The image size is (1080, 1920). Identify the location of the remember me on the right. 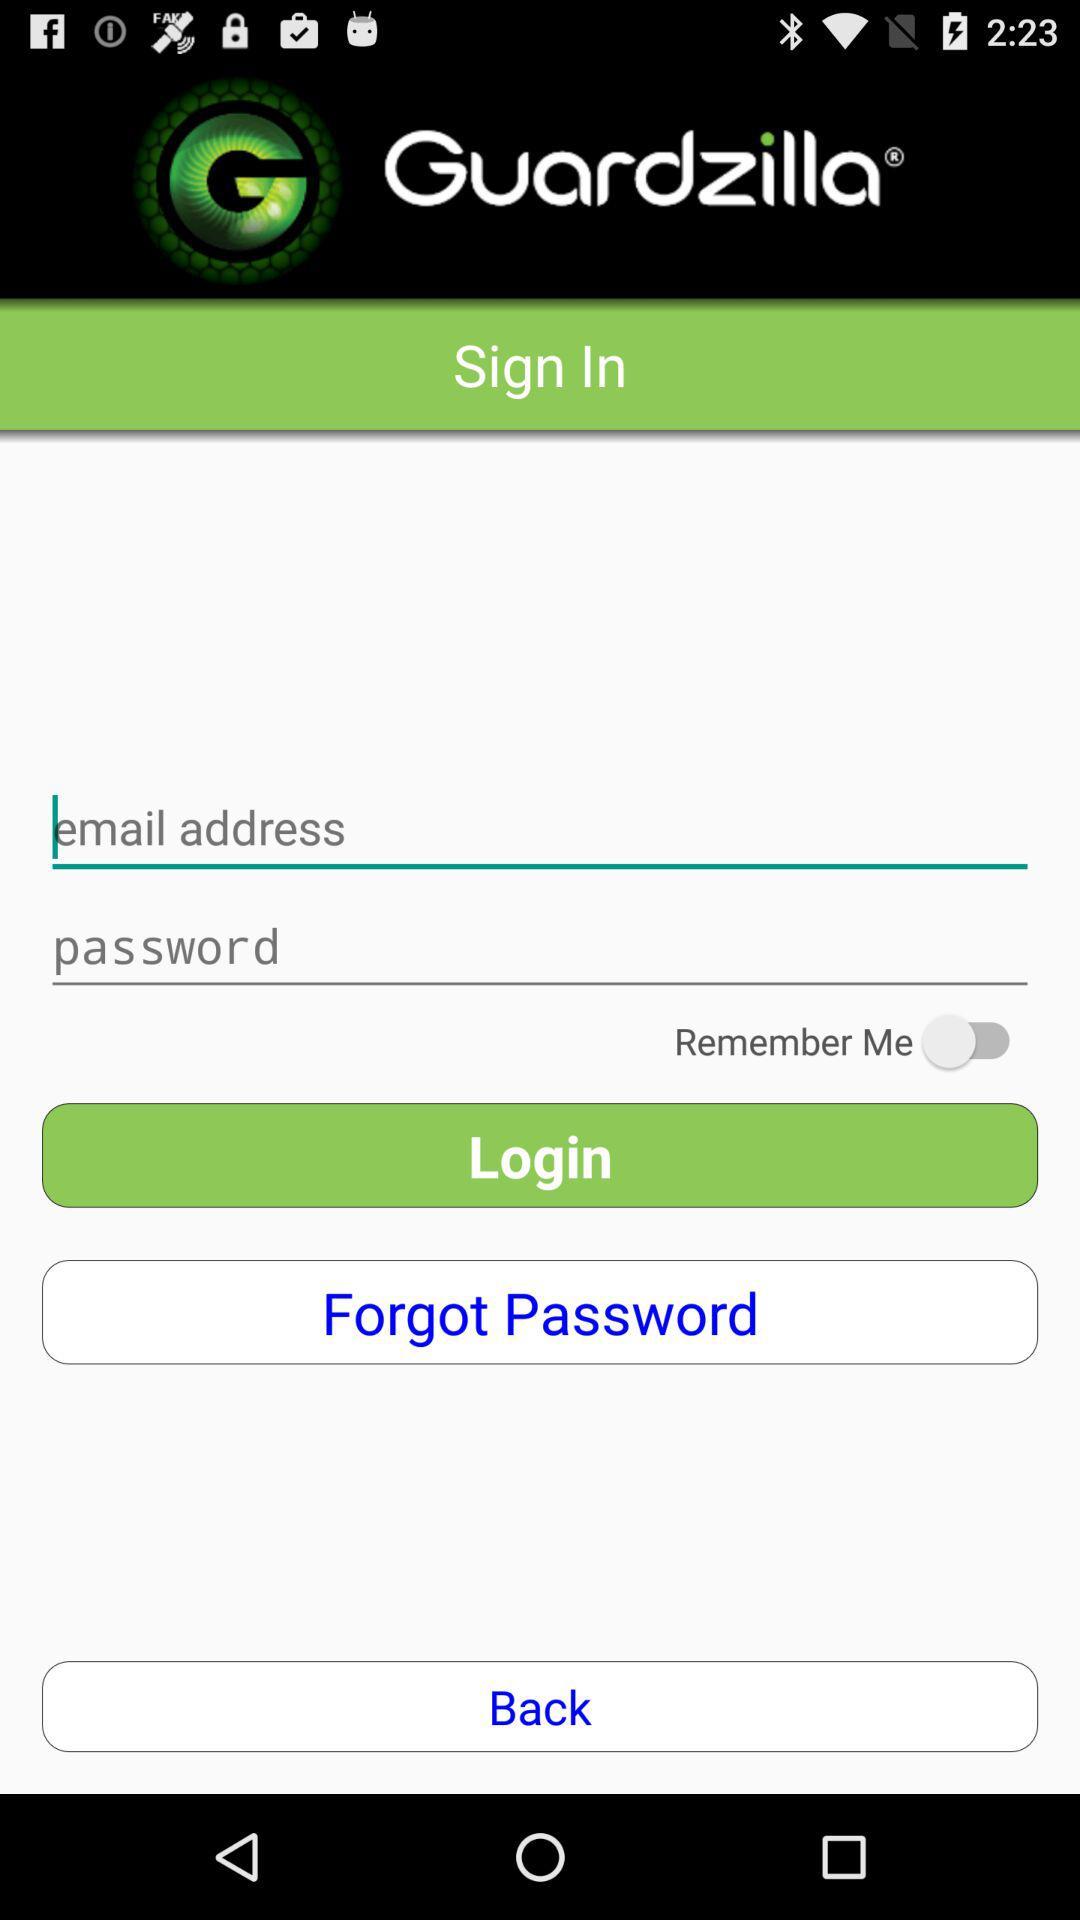
(855, 1040).